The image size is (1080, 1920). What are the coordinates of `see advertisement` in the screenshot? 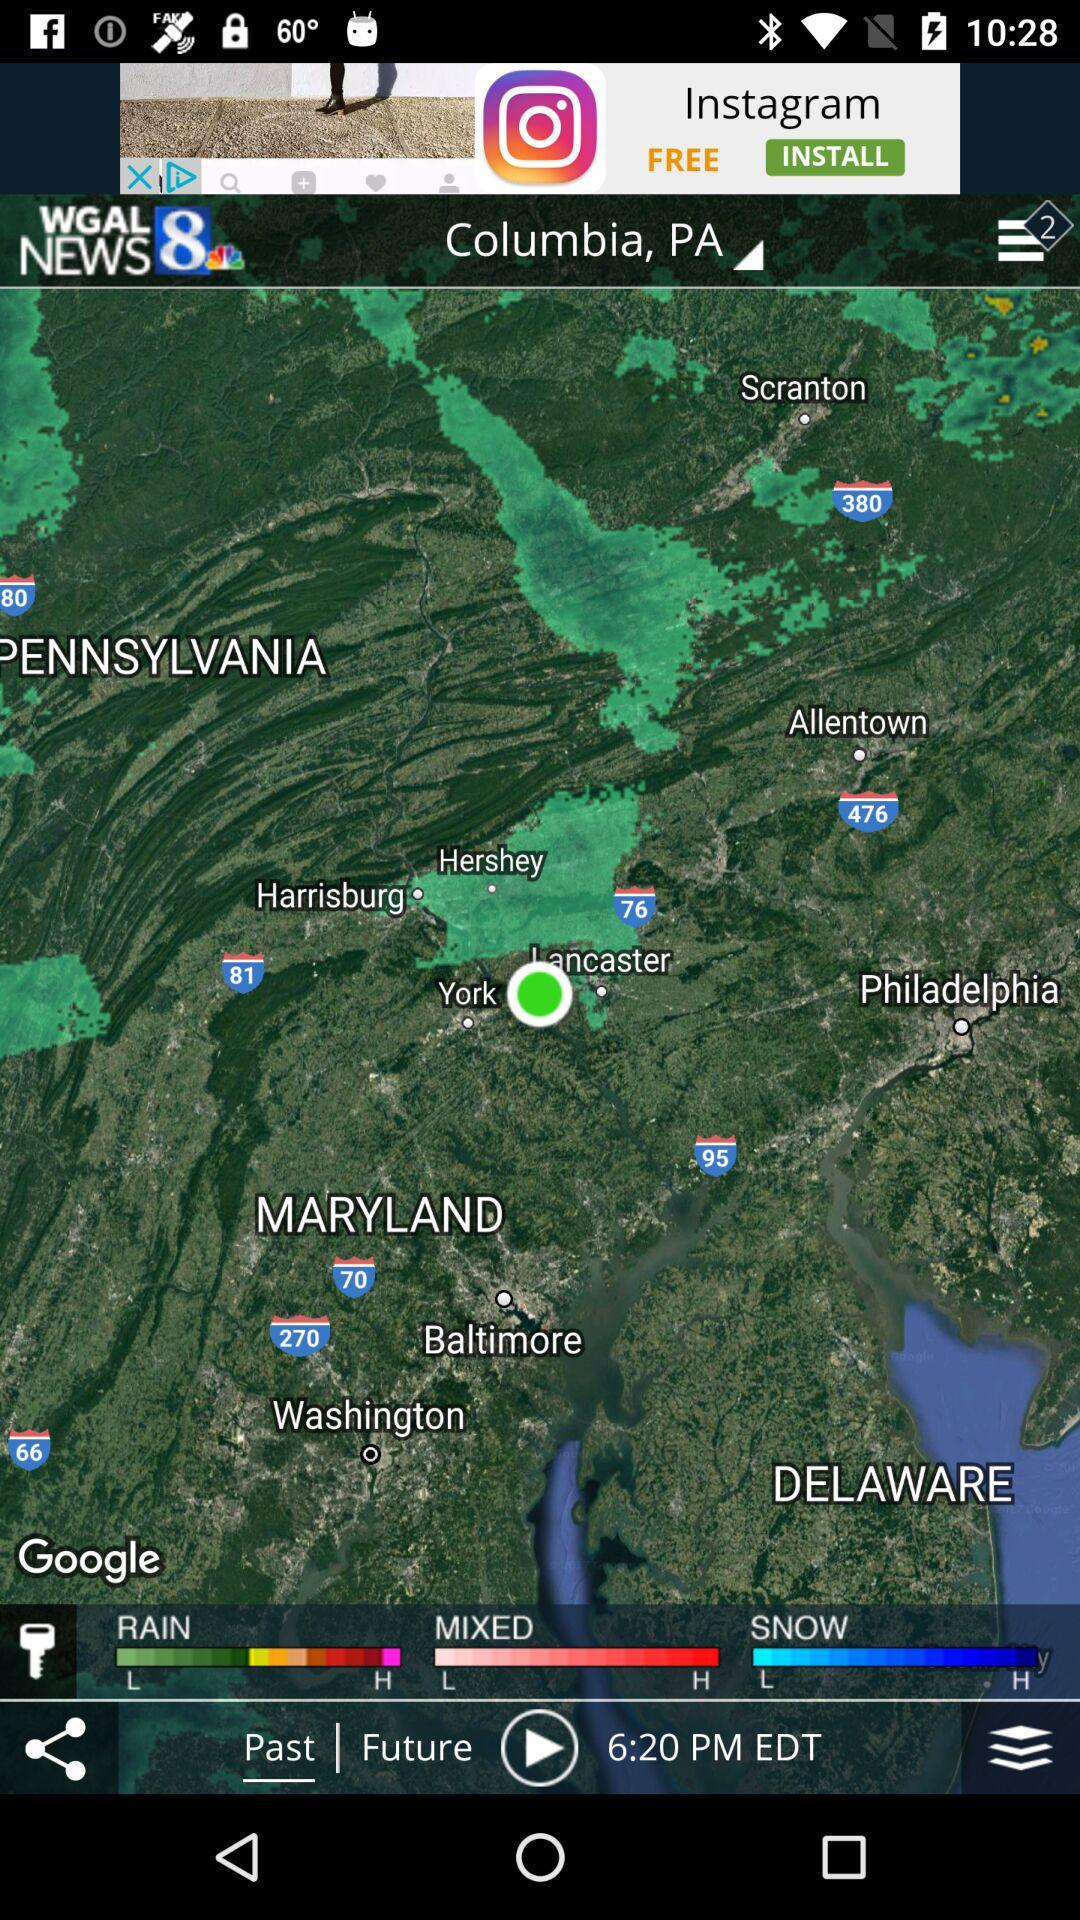 It's located at (540, 127).